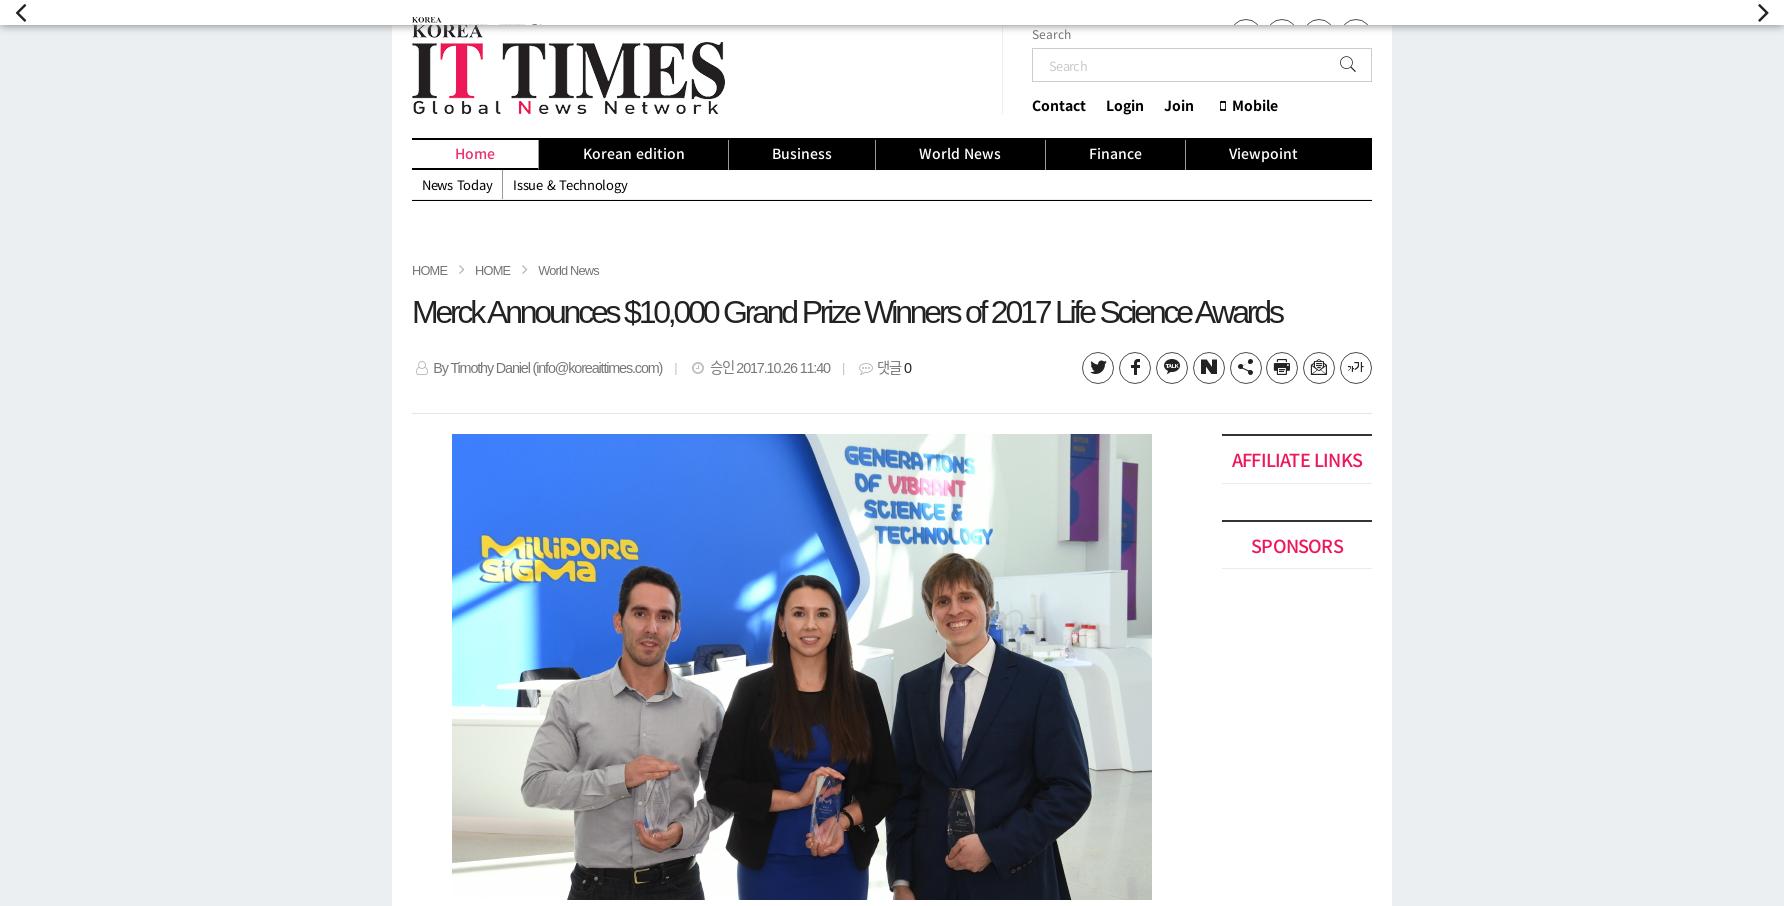 This screenshot has width=1784, height=906. What do you see at coordinates (800, 153) in the screenshot?
I see `'Business'` at bounding box center [800, 153].